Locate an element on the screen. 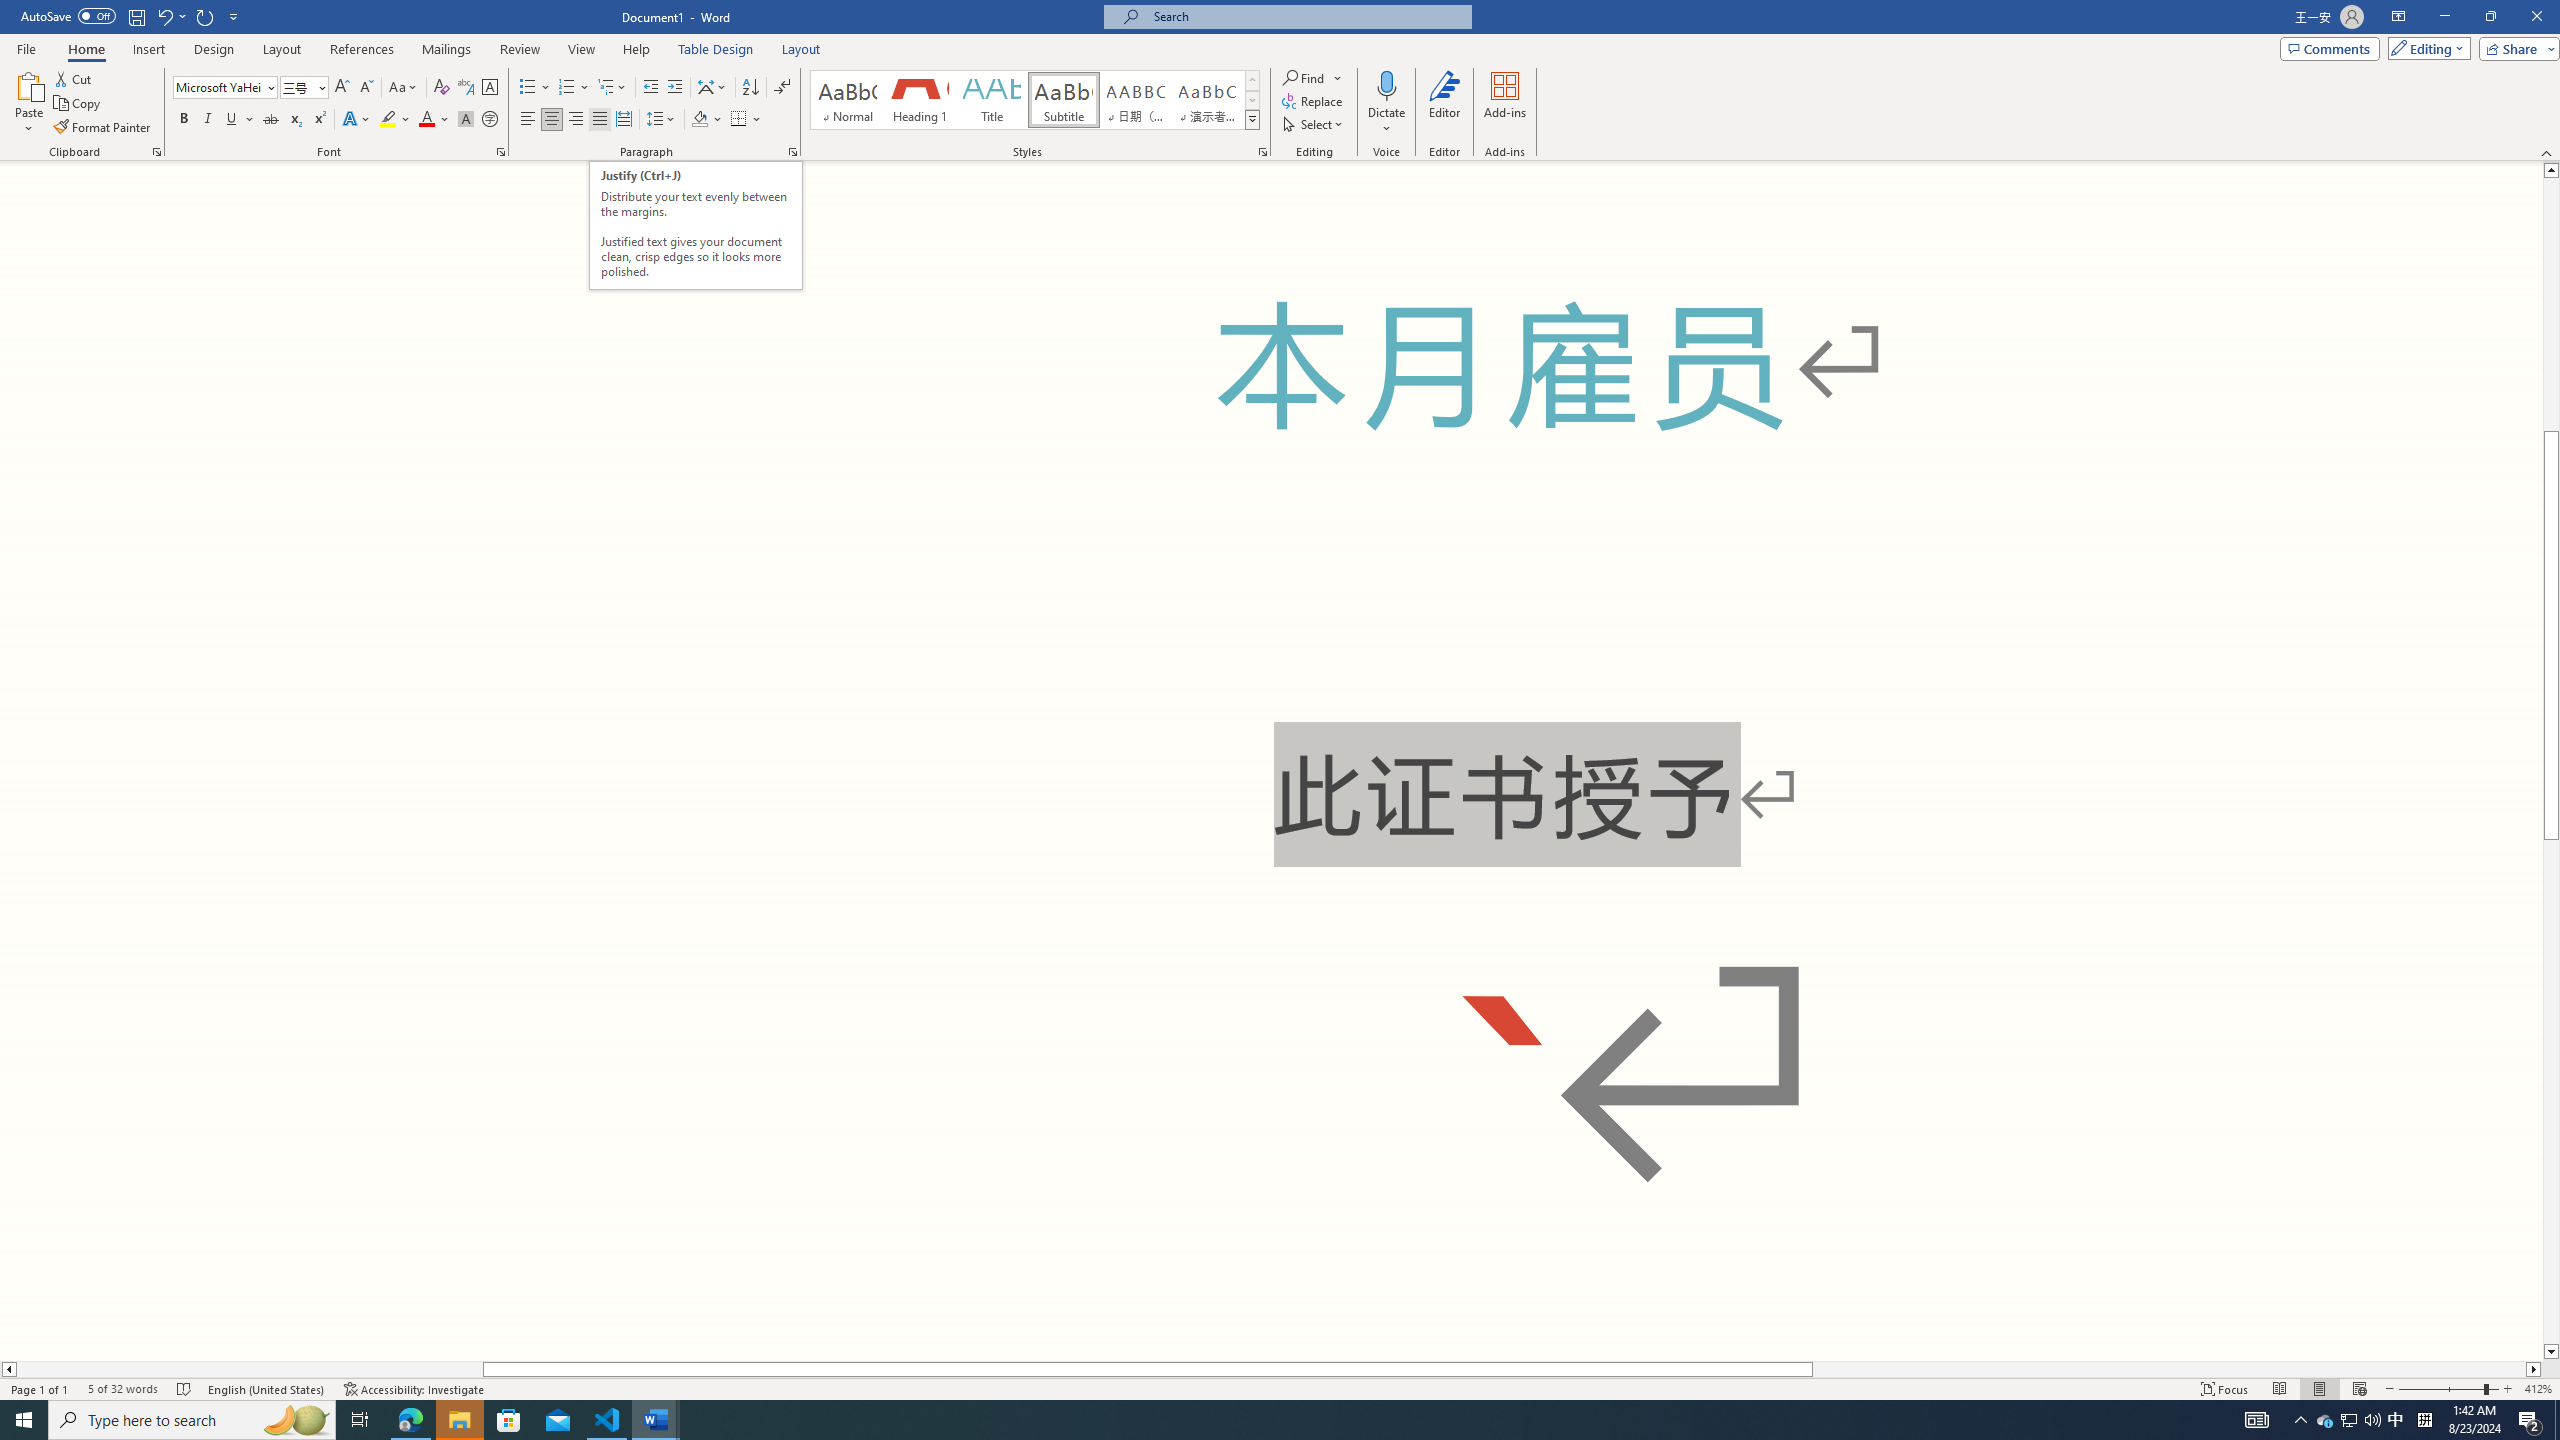 The height and width of the screenshot is (1440, 2560). 'Column right' is located at coordinates (2533, 1368).